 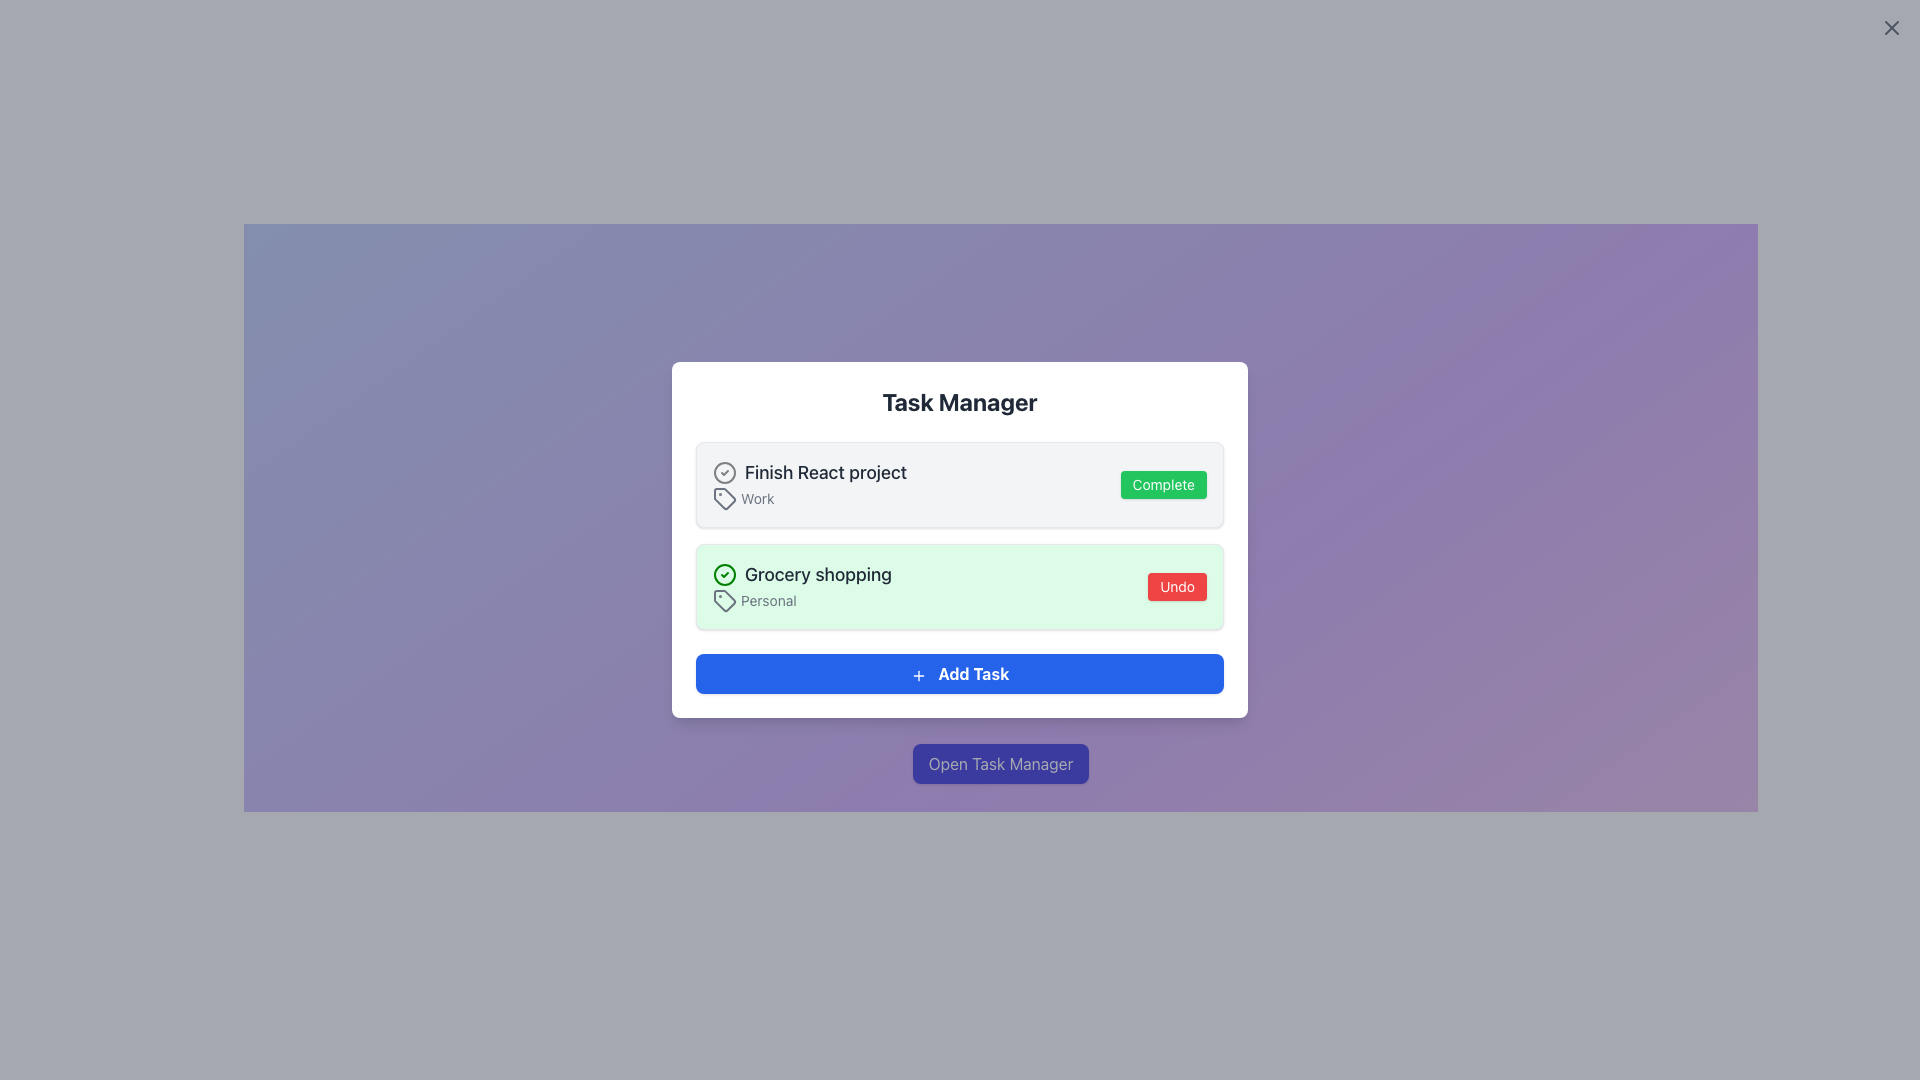 I want to click on the SVG icon that serves as a visual indicator for the 'Finish React project' task, located to the left of the 'Work' text in the task manager interface, so click(x=723, y=497).